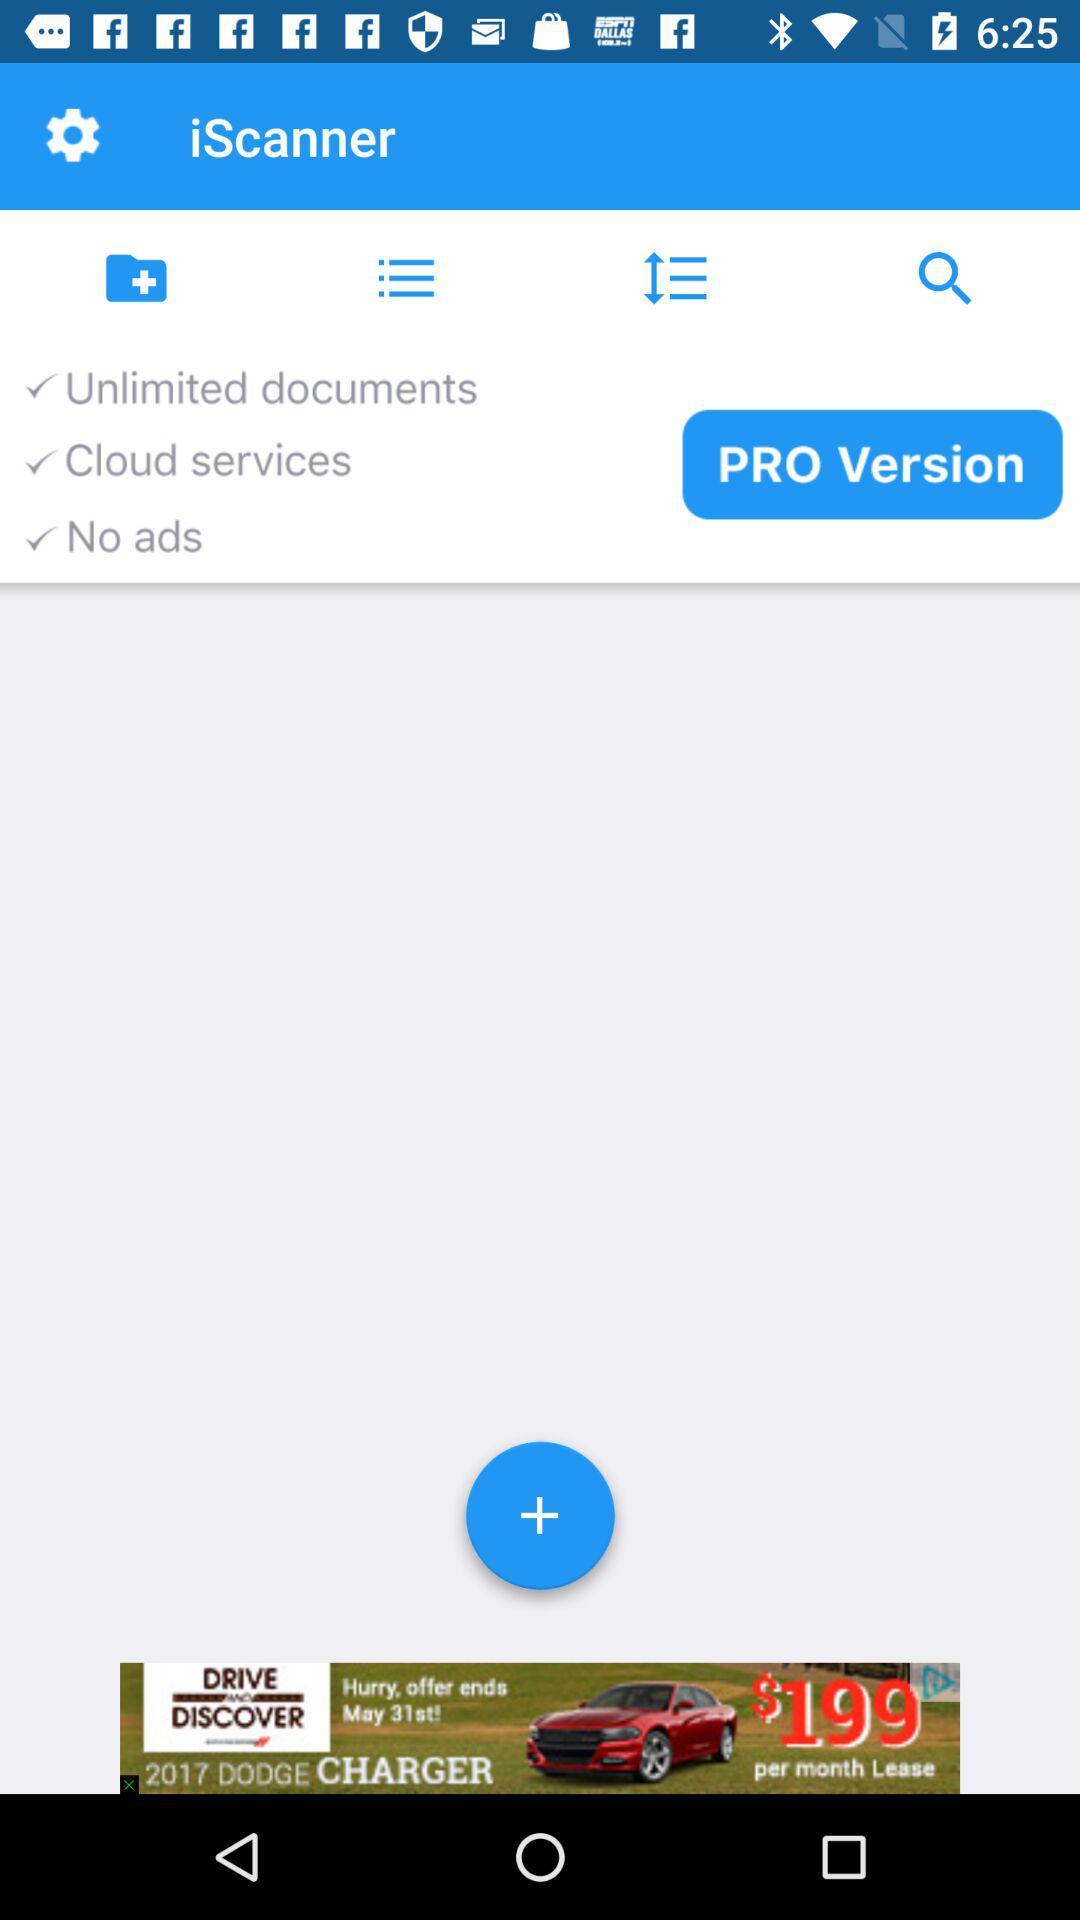 The image size is (1080, 1920). What do you see at coordinates (405, 277) in the screenshot?
I see `the item below iscanner` at bounding box center [405, 277].